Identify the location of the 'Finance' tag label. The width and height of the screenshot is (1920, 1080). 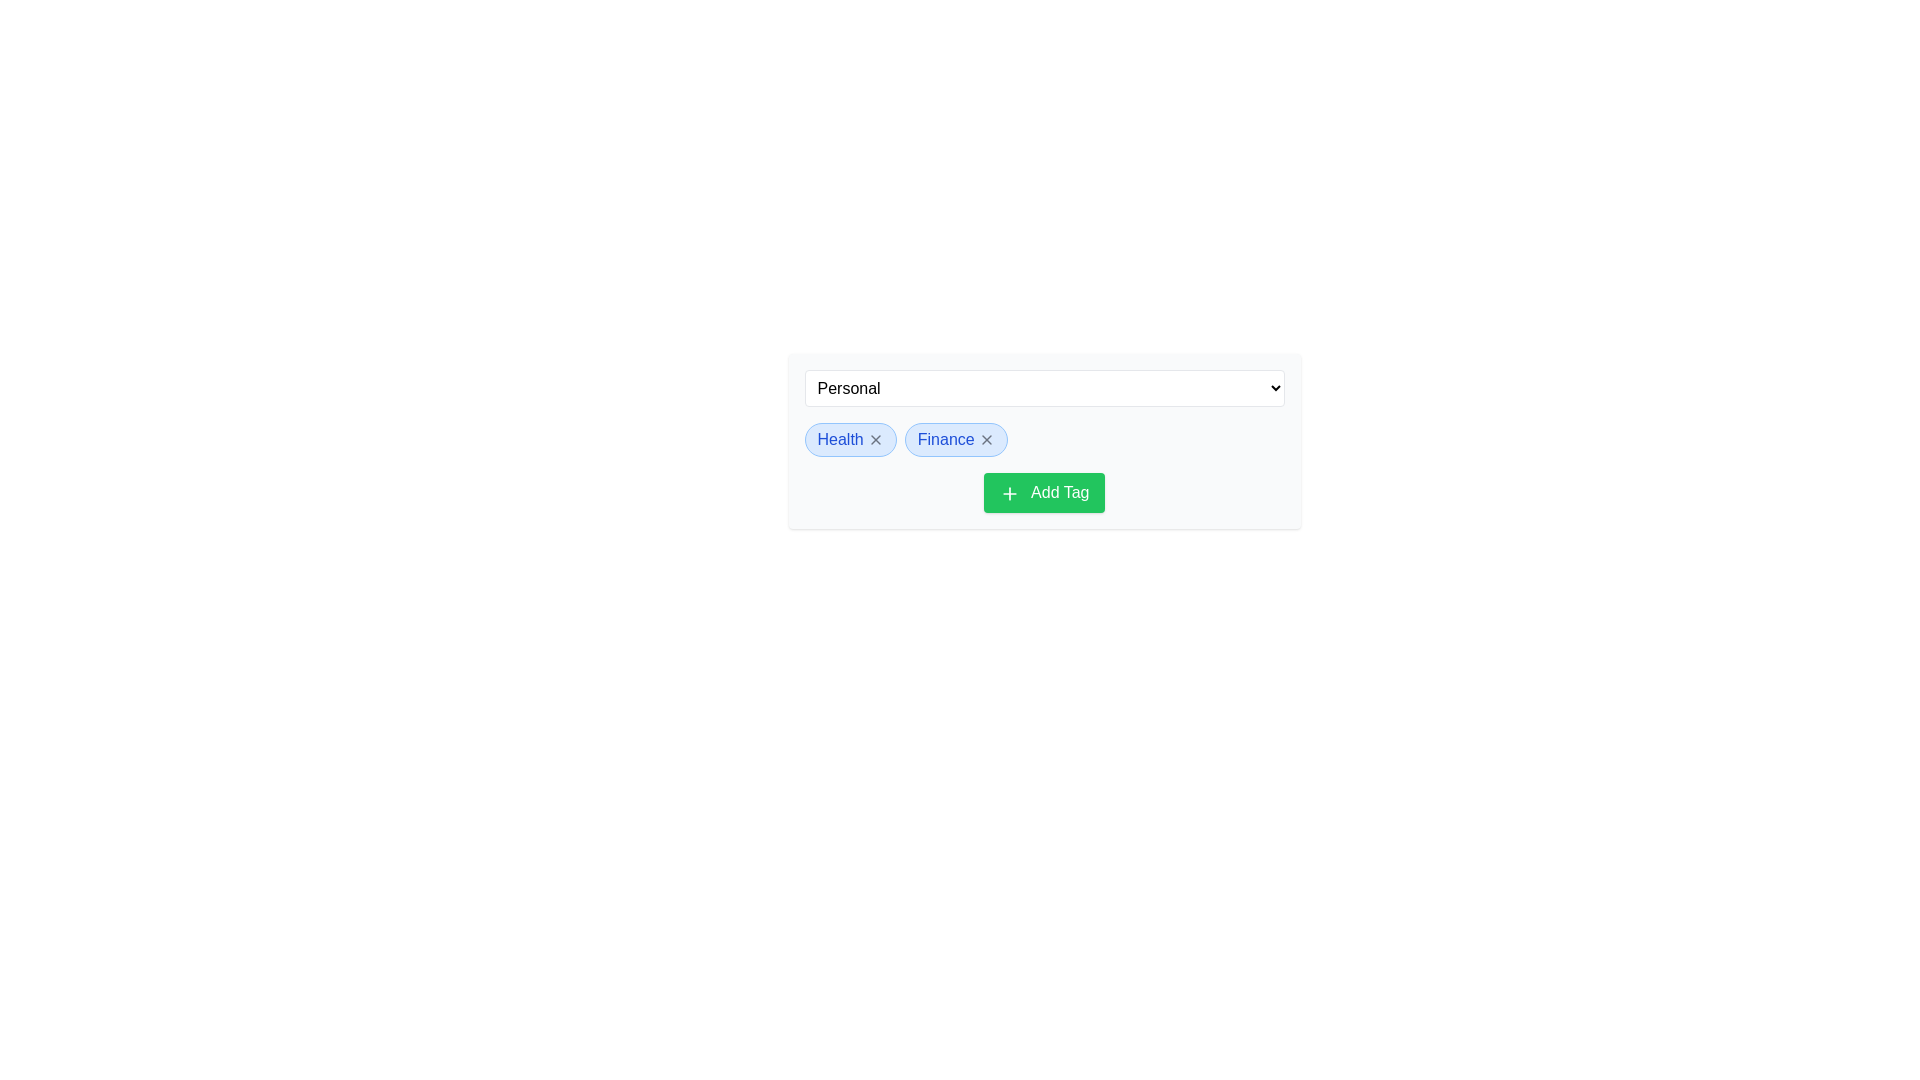
(955, 438).